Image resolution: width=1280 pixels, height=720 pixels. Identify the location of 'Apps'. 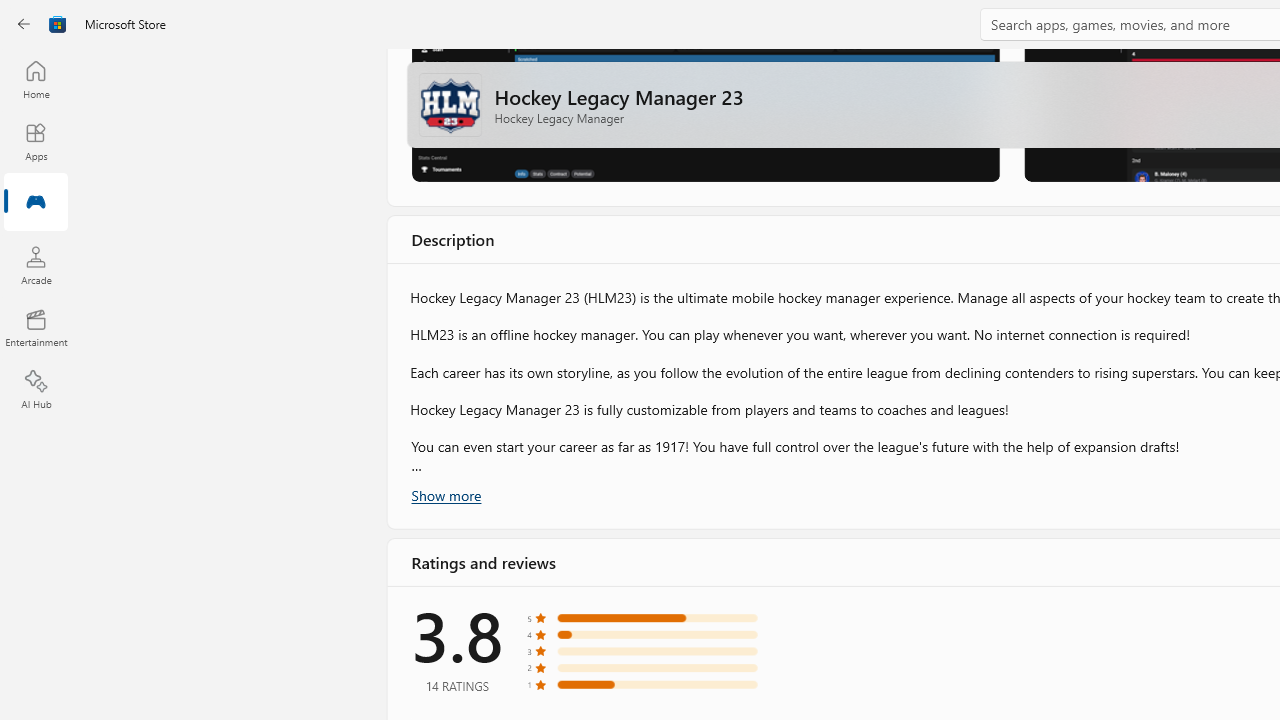
(35, 140).